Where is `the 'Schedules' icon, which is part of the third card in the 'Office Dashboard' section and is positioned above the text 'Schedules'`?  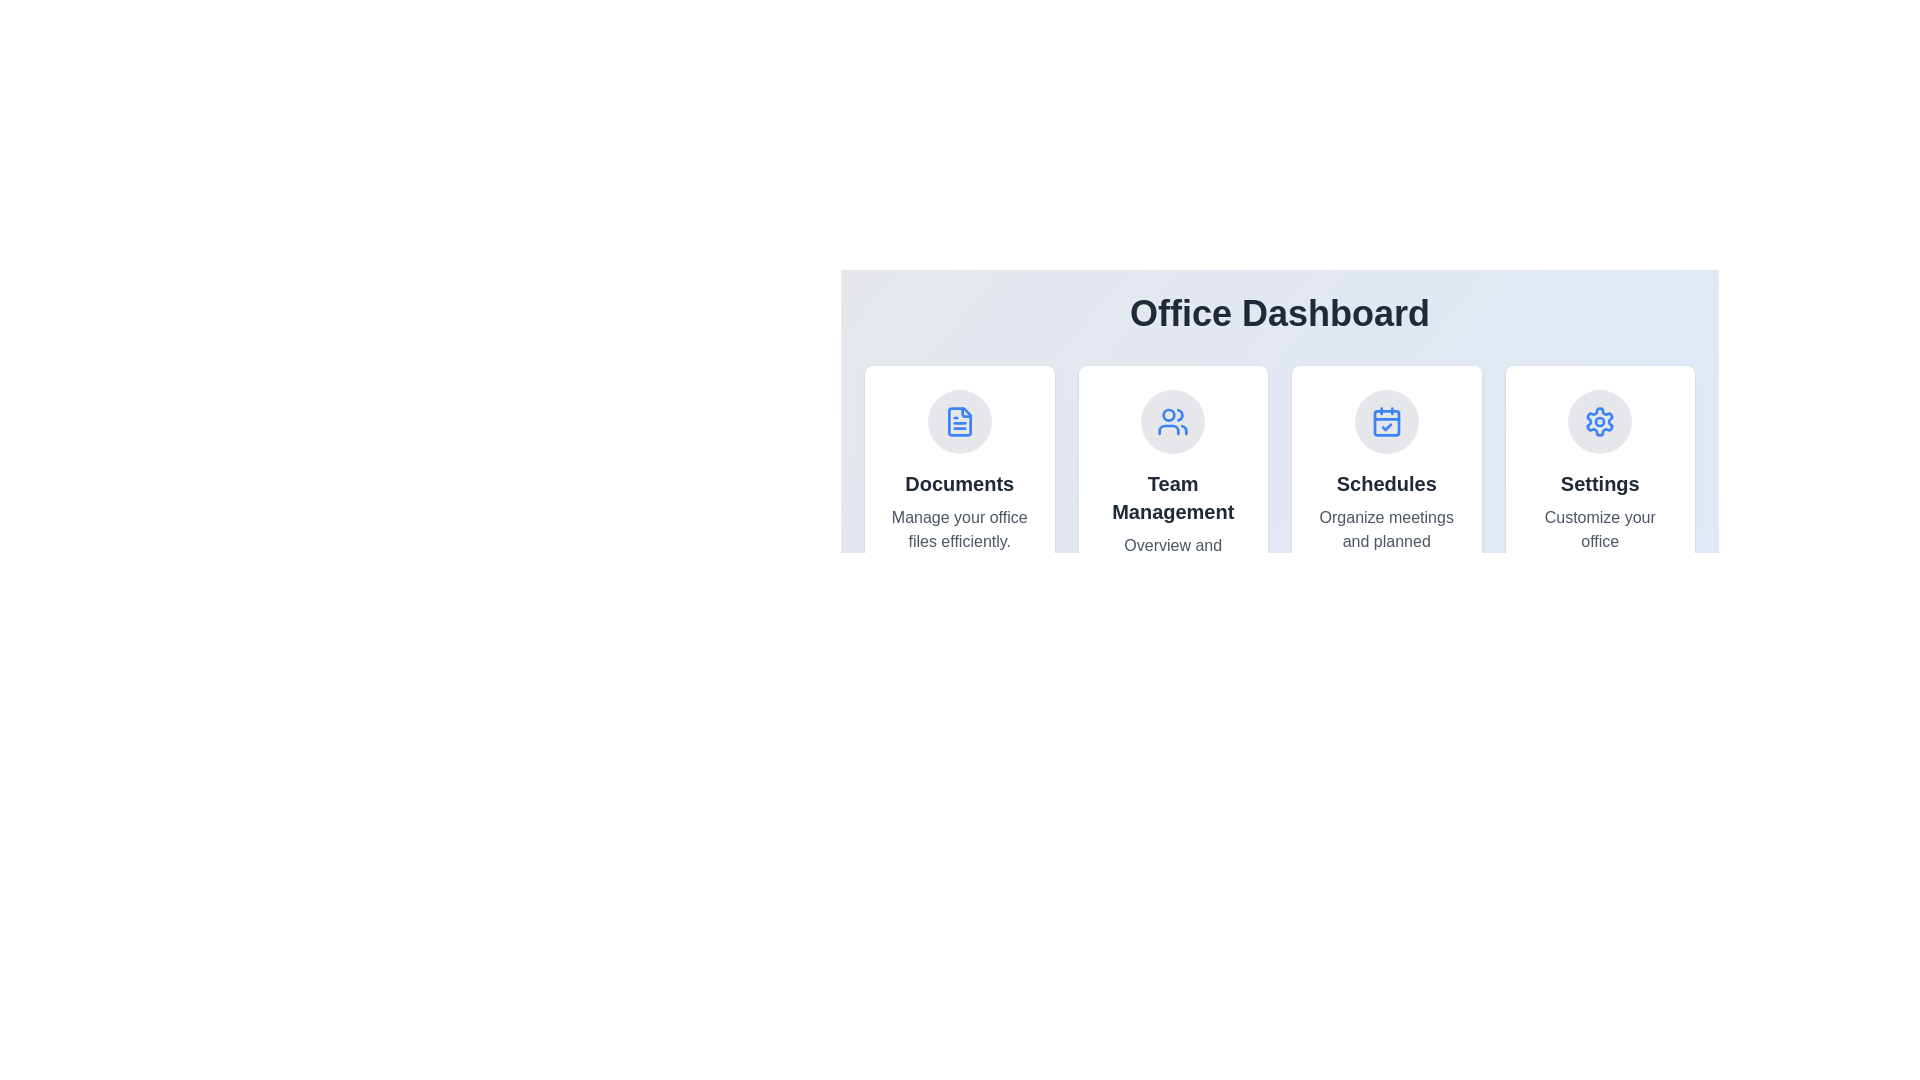
the 'Schedules' icon, which is part of the third card in the 'Office Dashboard' section and is positioned above the text 'Schedules' is located at coordinates (1385, 420).